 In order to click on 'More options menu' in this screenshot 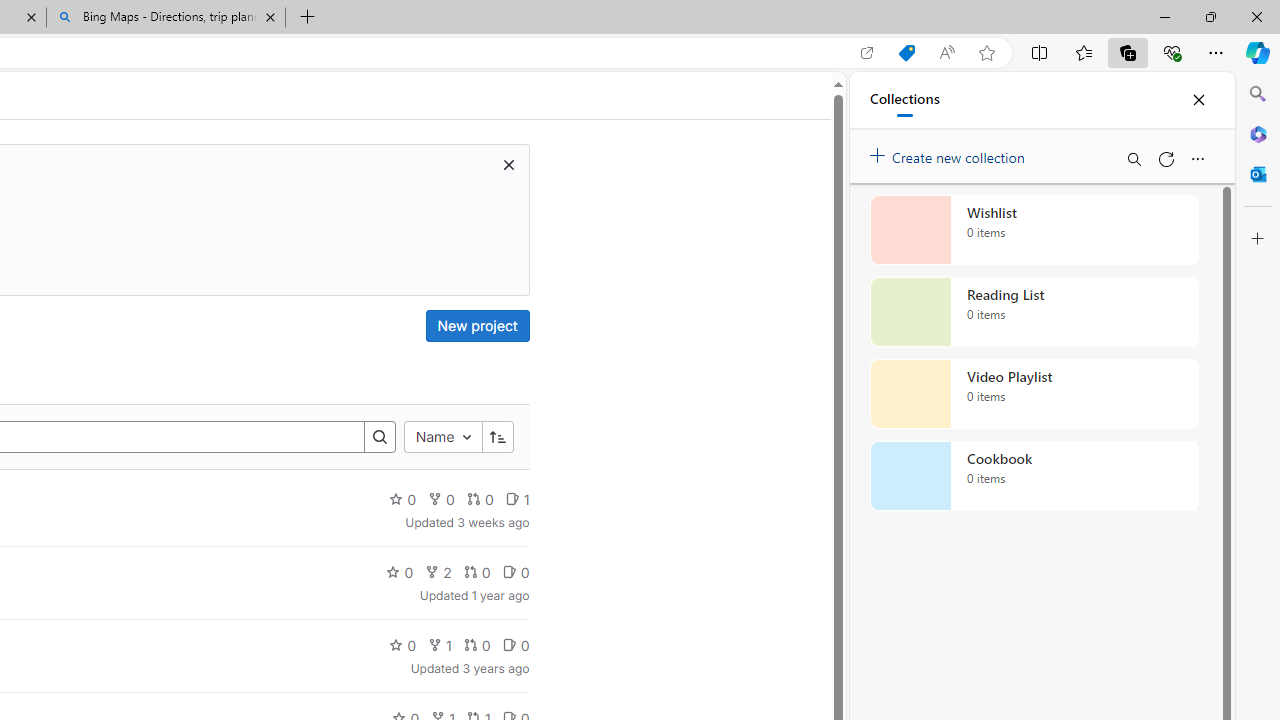, I will do `click(1197, 158)`.